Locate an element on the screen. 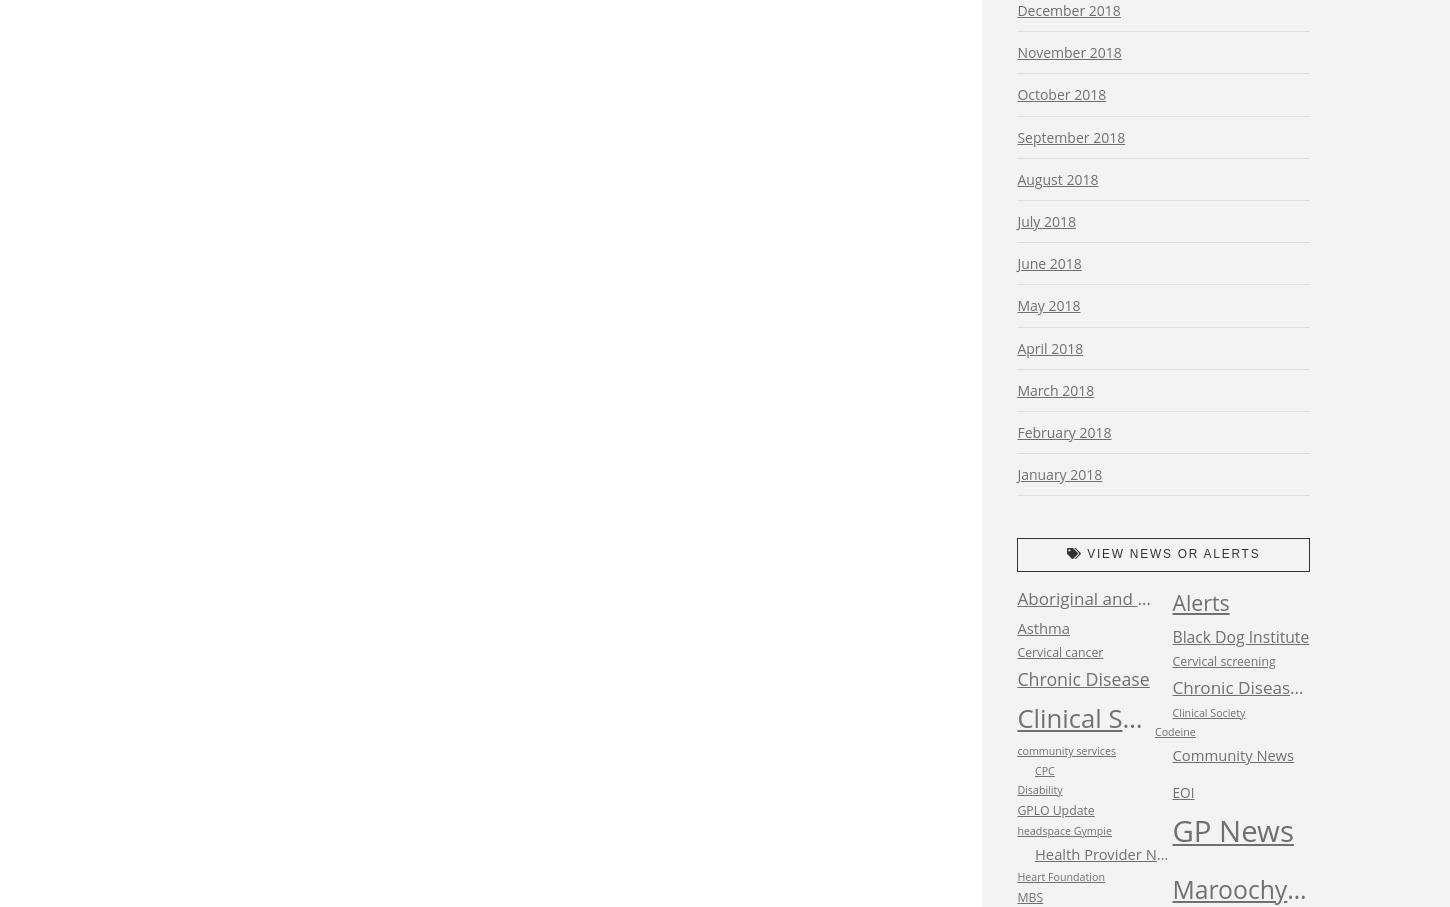 The height and width of the screenshot is (907, 1450). 'June 2018' is located at coordinates (1048, 262).